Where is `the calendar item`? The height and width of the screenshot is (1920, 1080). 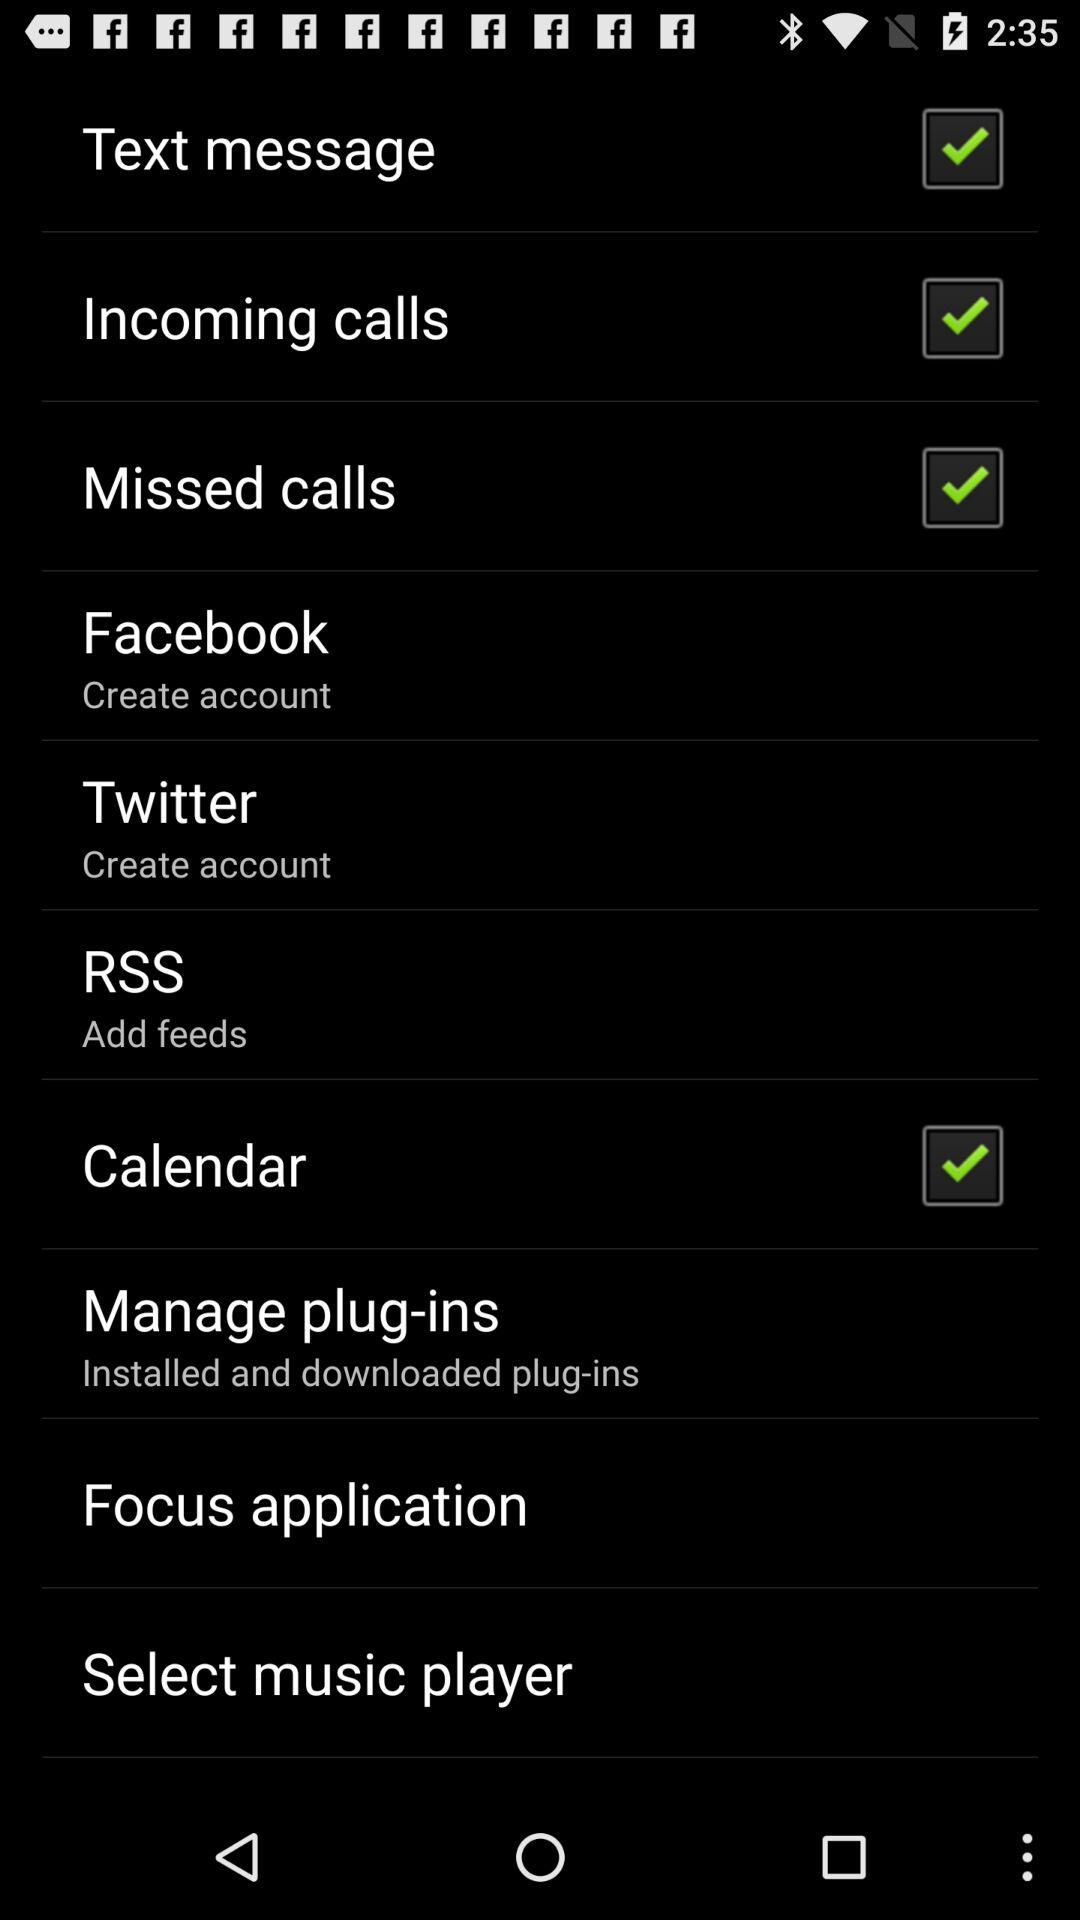
the calendar item is located at coordinates (194, 1163).